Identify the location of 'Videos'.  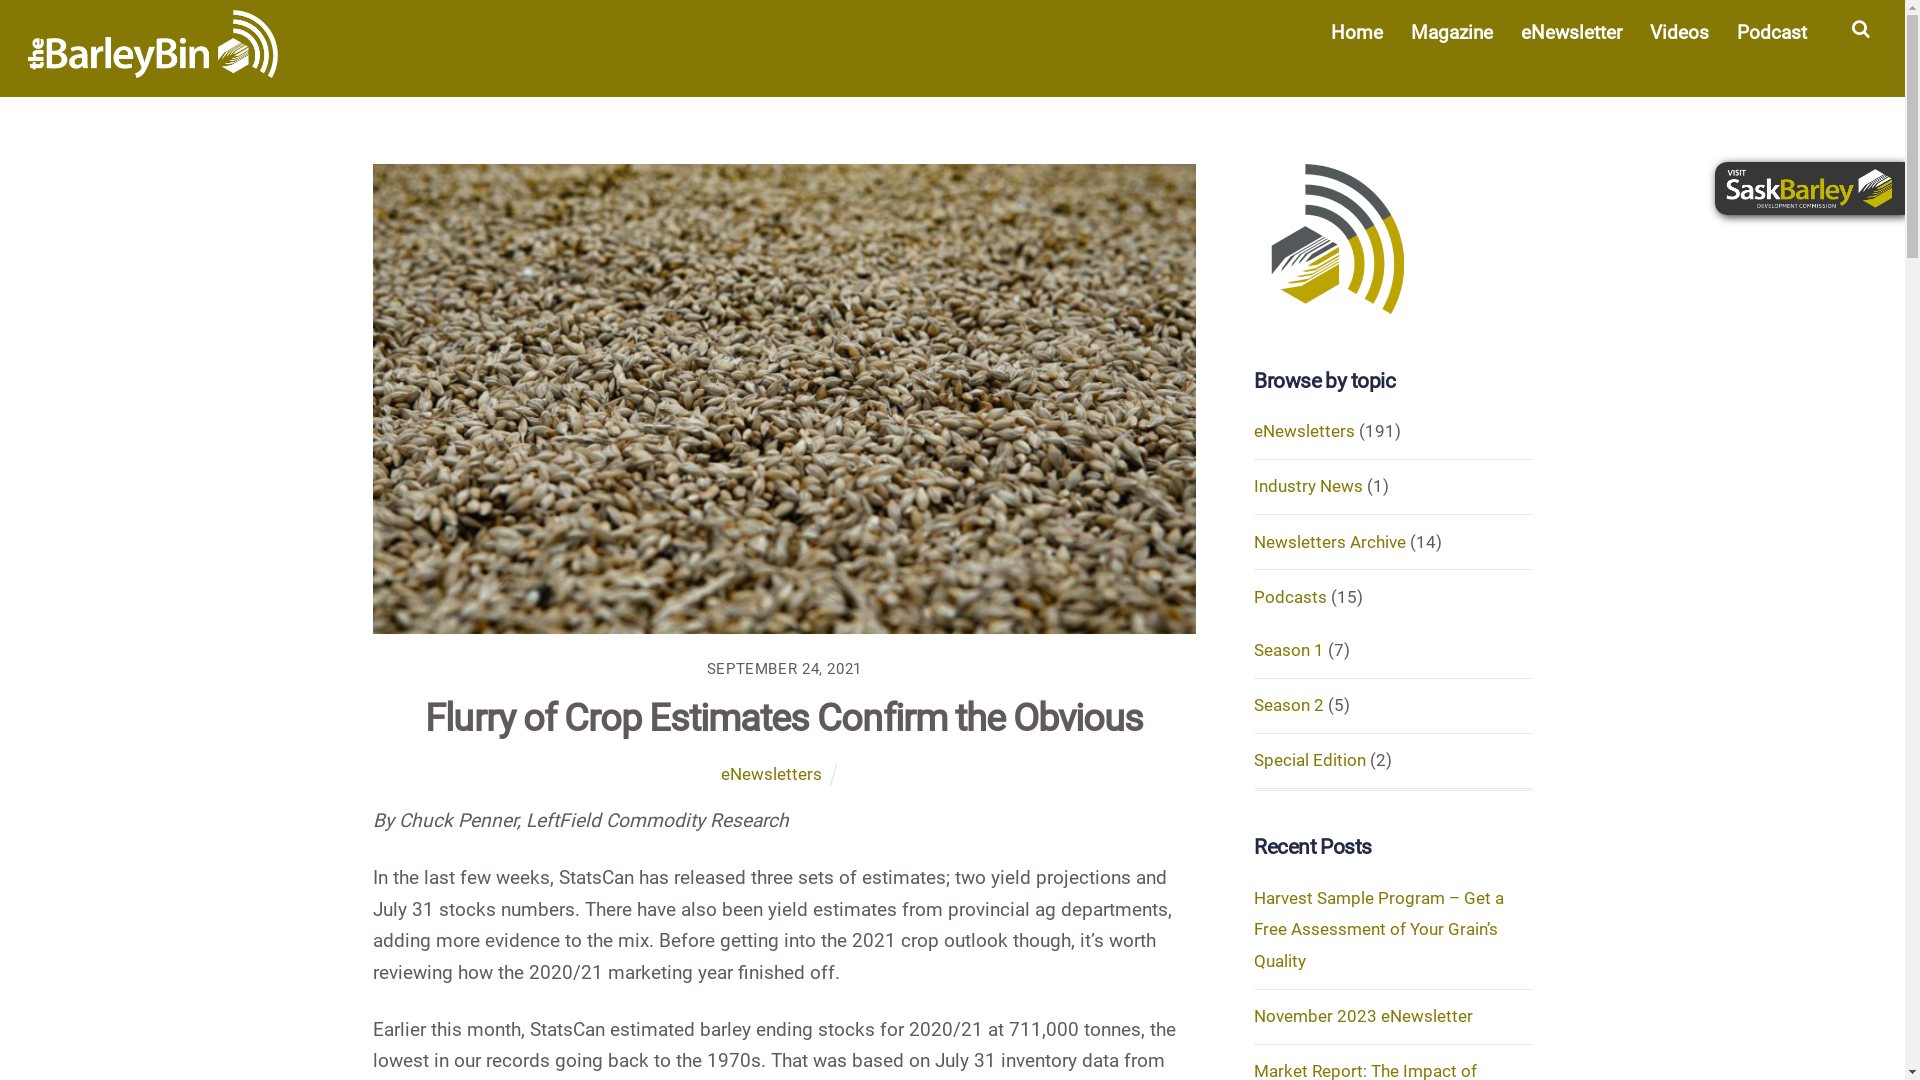
(1679, 32).